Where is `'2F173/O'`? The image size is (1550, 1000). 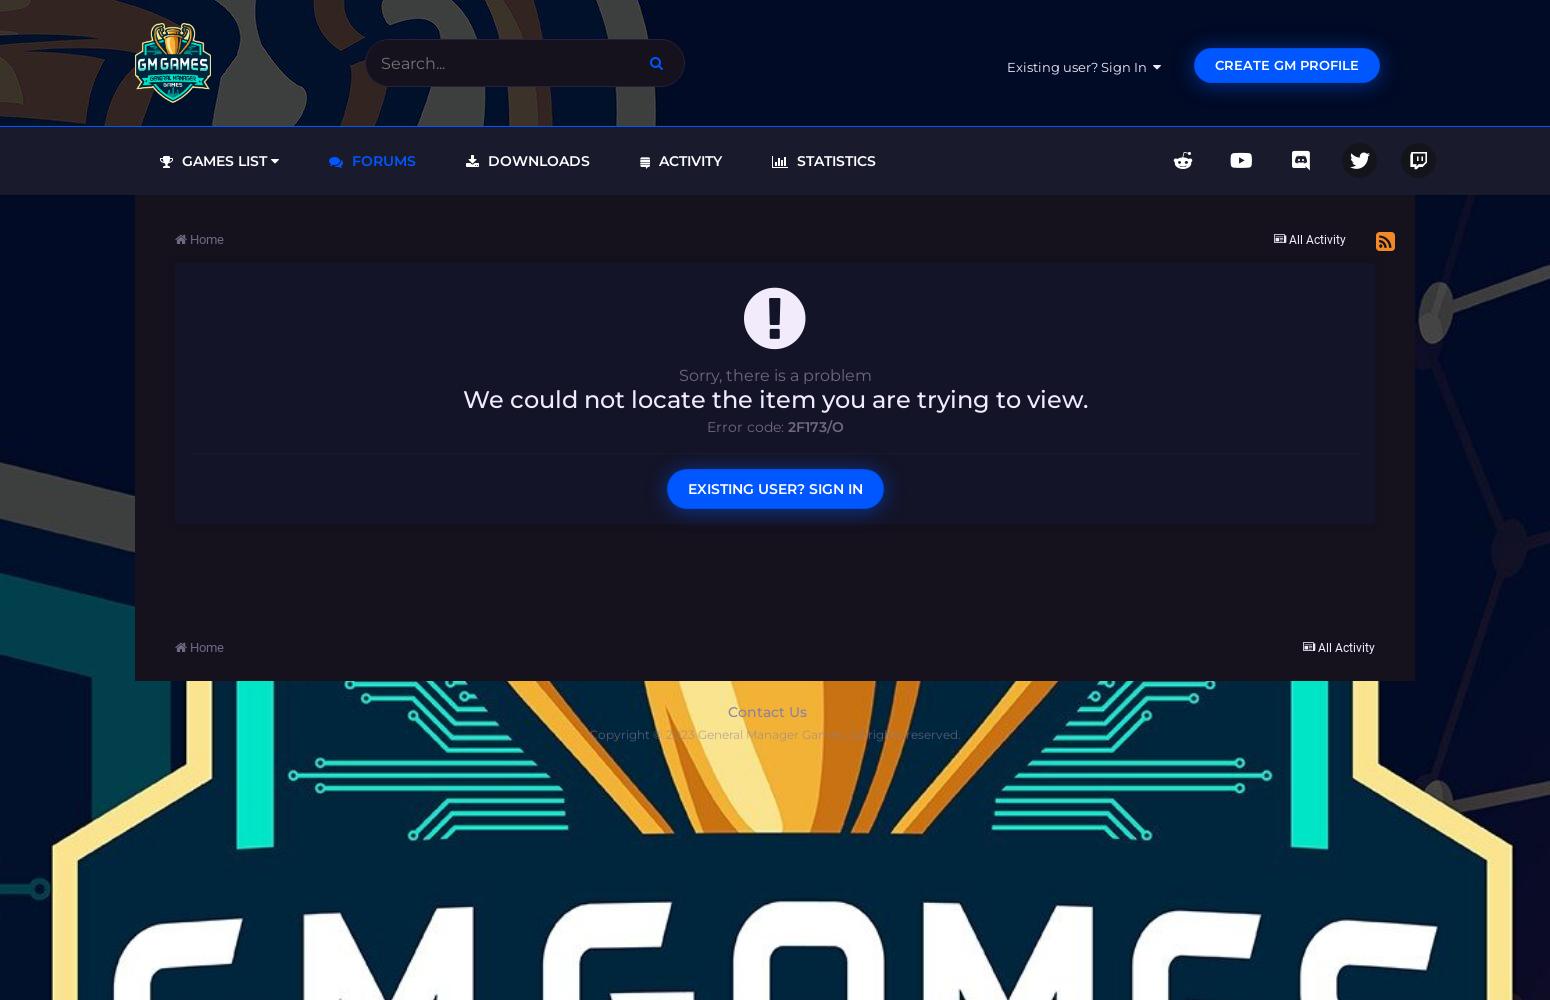 '2F173/O' is located at coordinates (785, 426).